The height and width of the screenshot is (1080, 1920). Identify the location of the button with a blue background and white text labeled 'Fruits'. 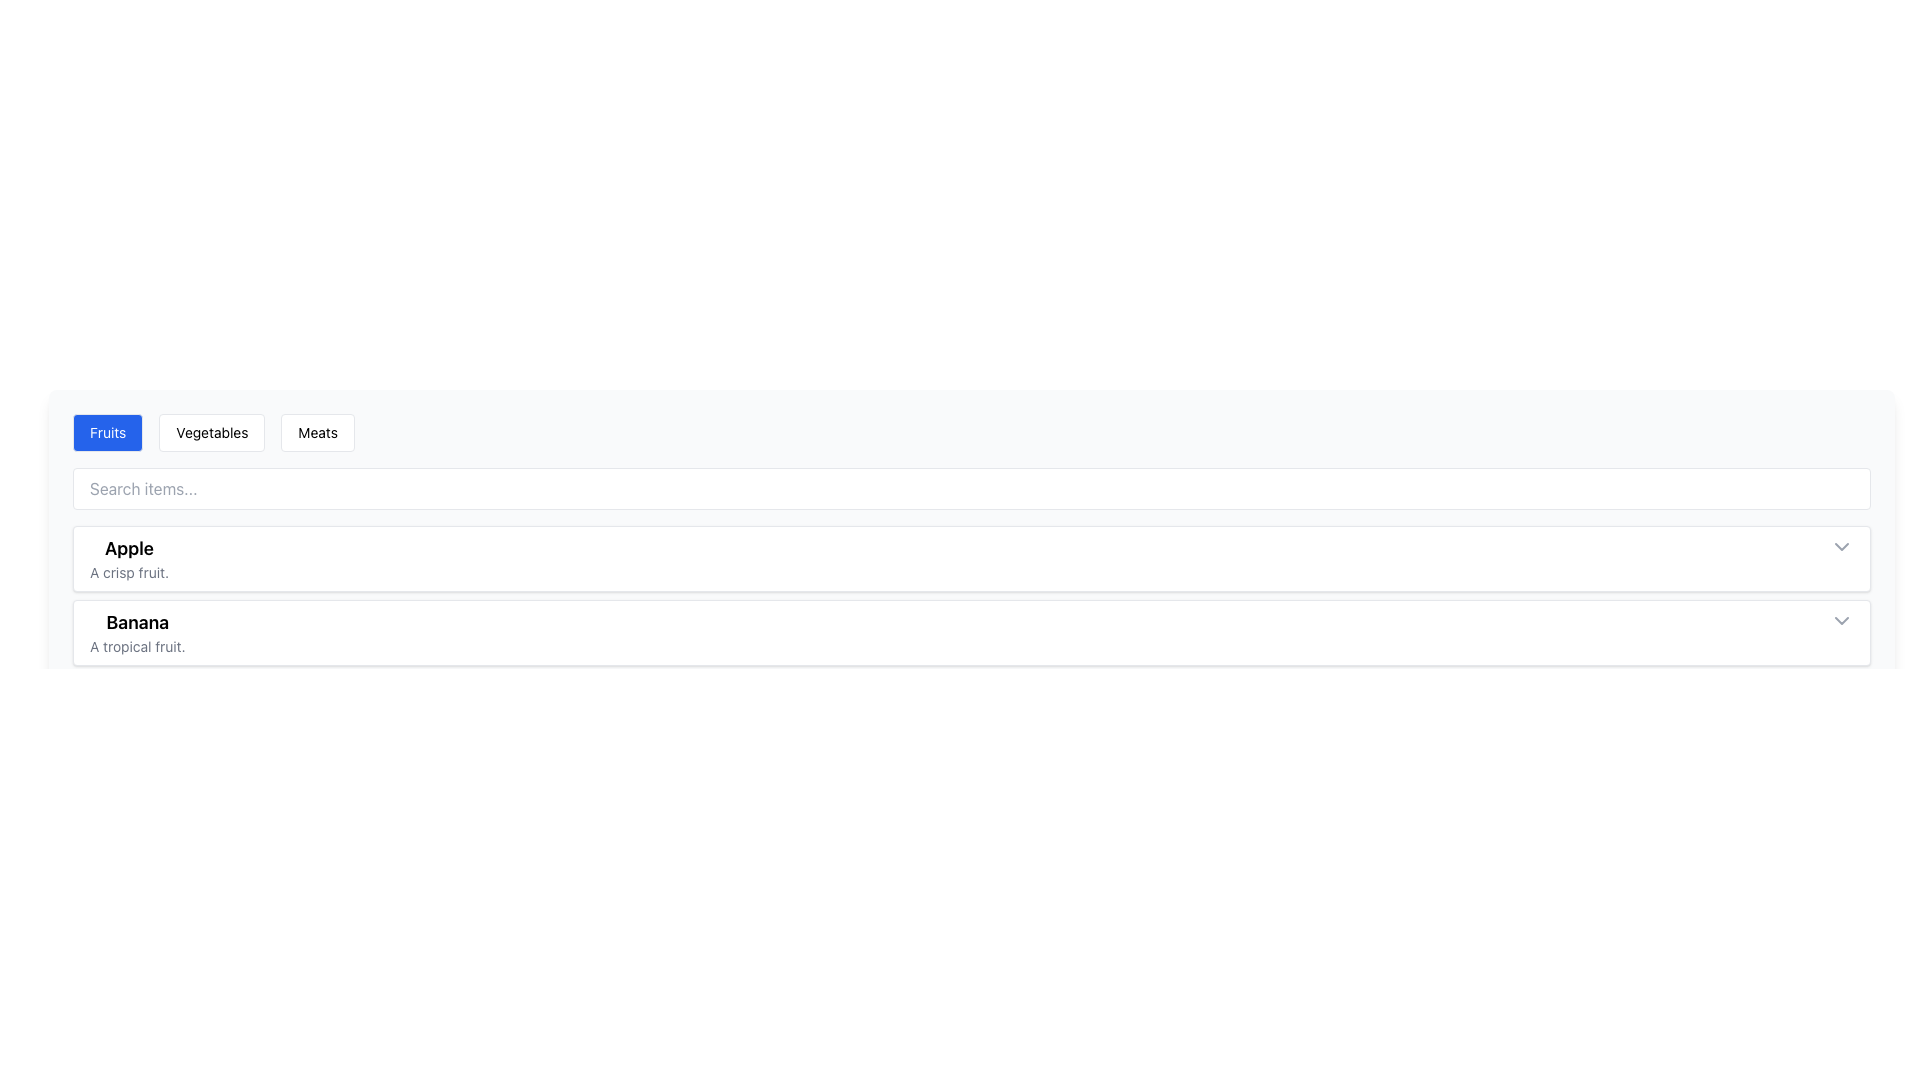
(107, 431).